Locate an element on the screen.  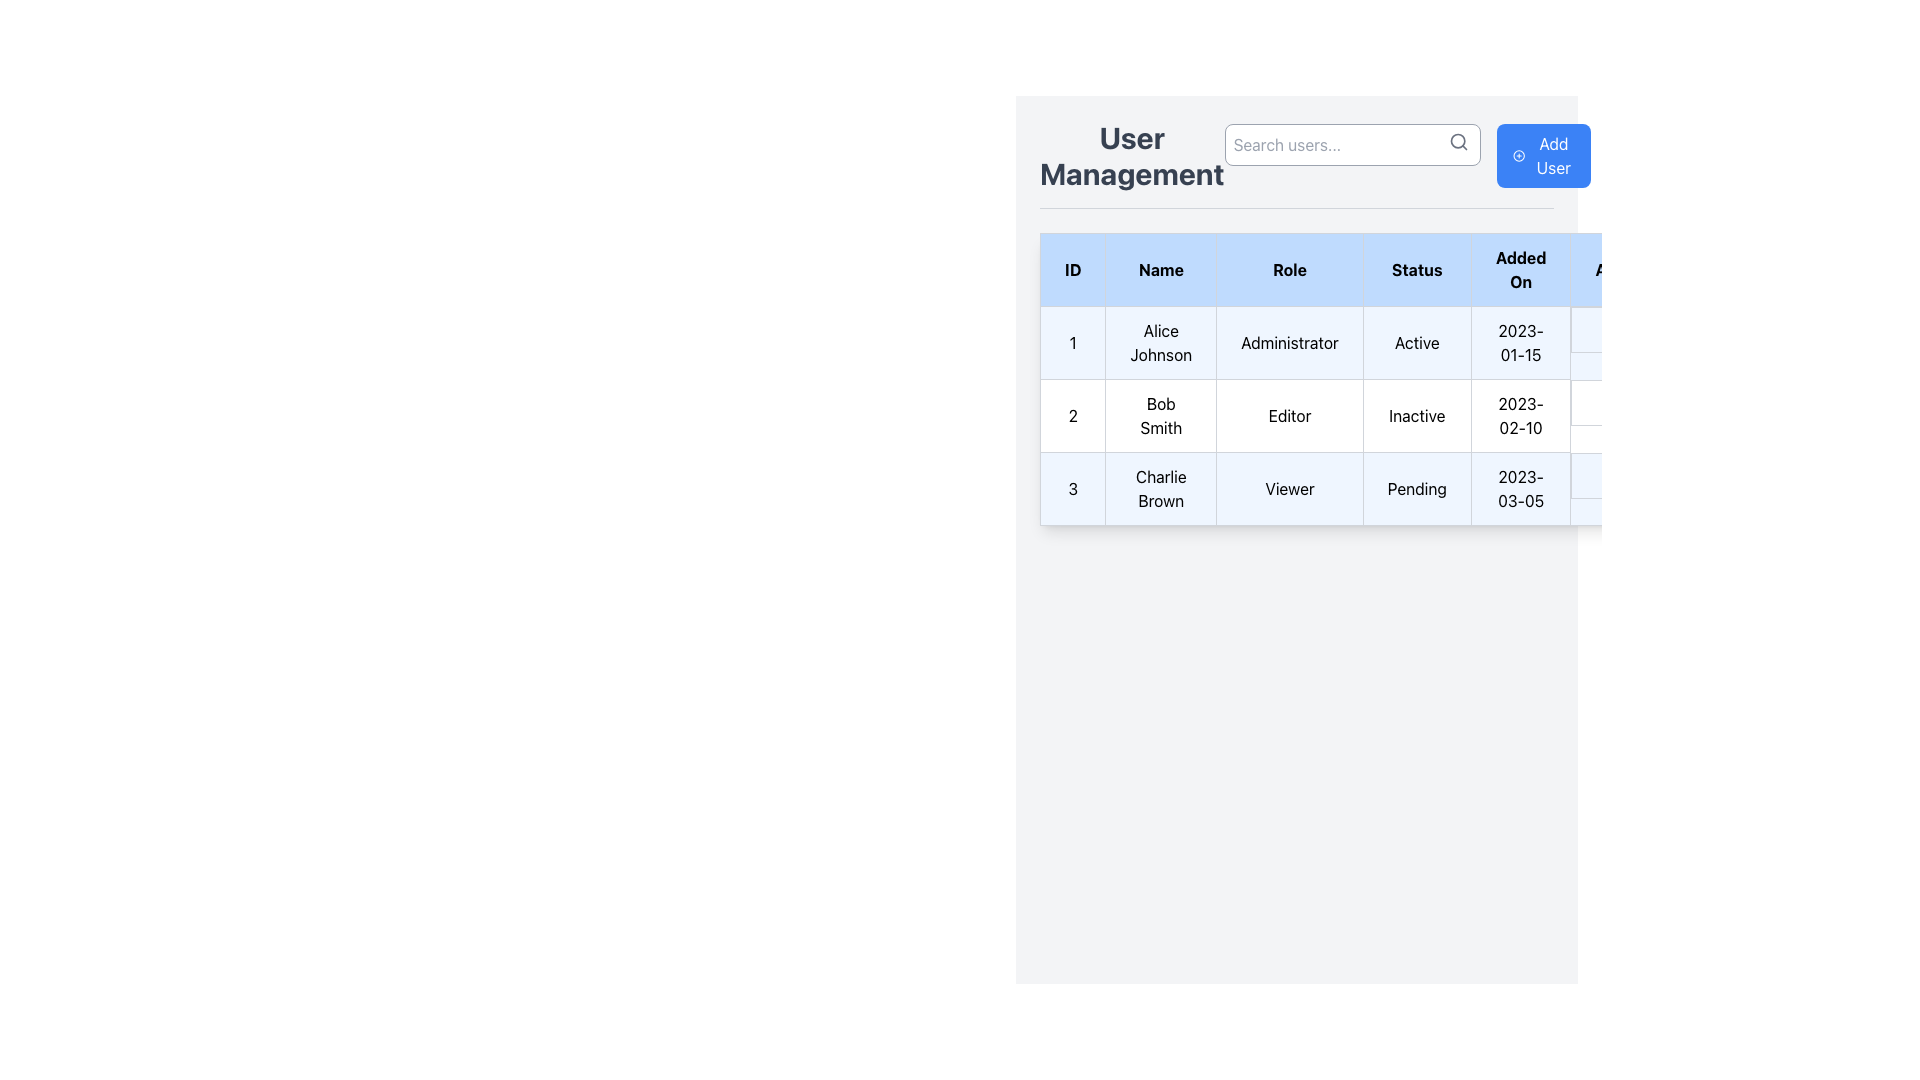
the date field in the rightmost column of the user data table row, which indicates when the user record was added is located at coordinates (1520, 342).